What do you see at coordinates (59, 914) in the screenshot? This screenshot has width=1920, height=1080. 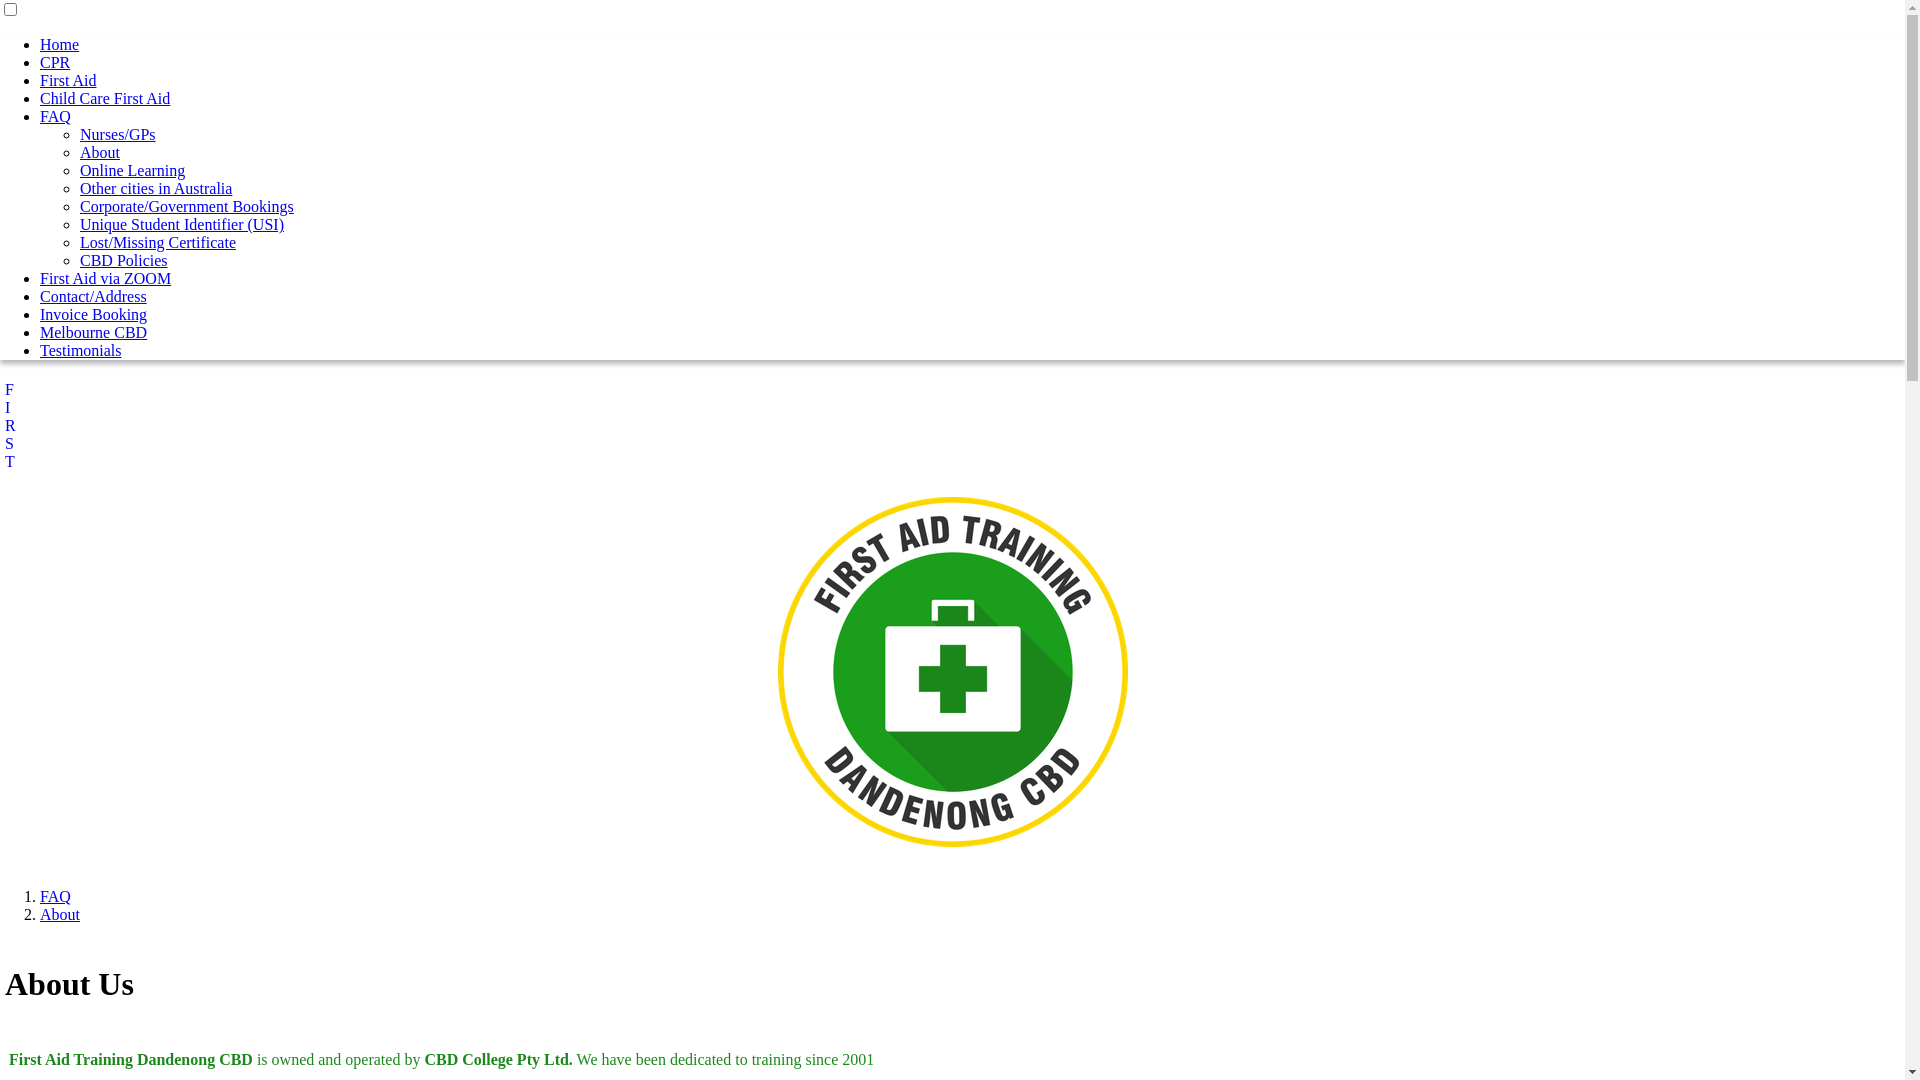 I see `'About'` at bounding box center [59, 914].